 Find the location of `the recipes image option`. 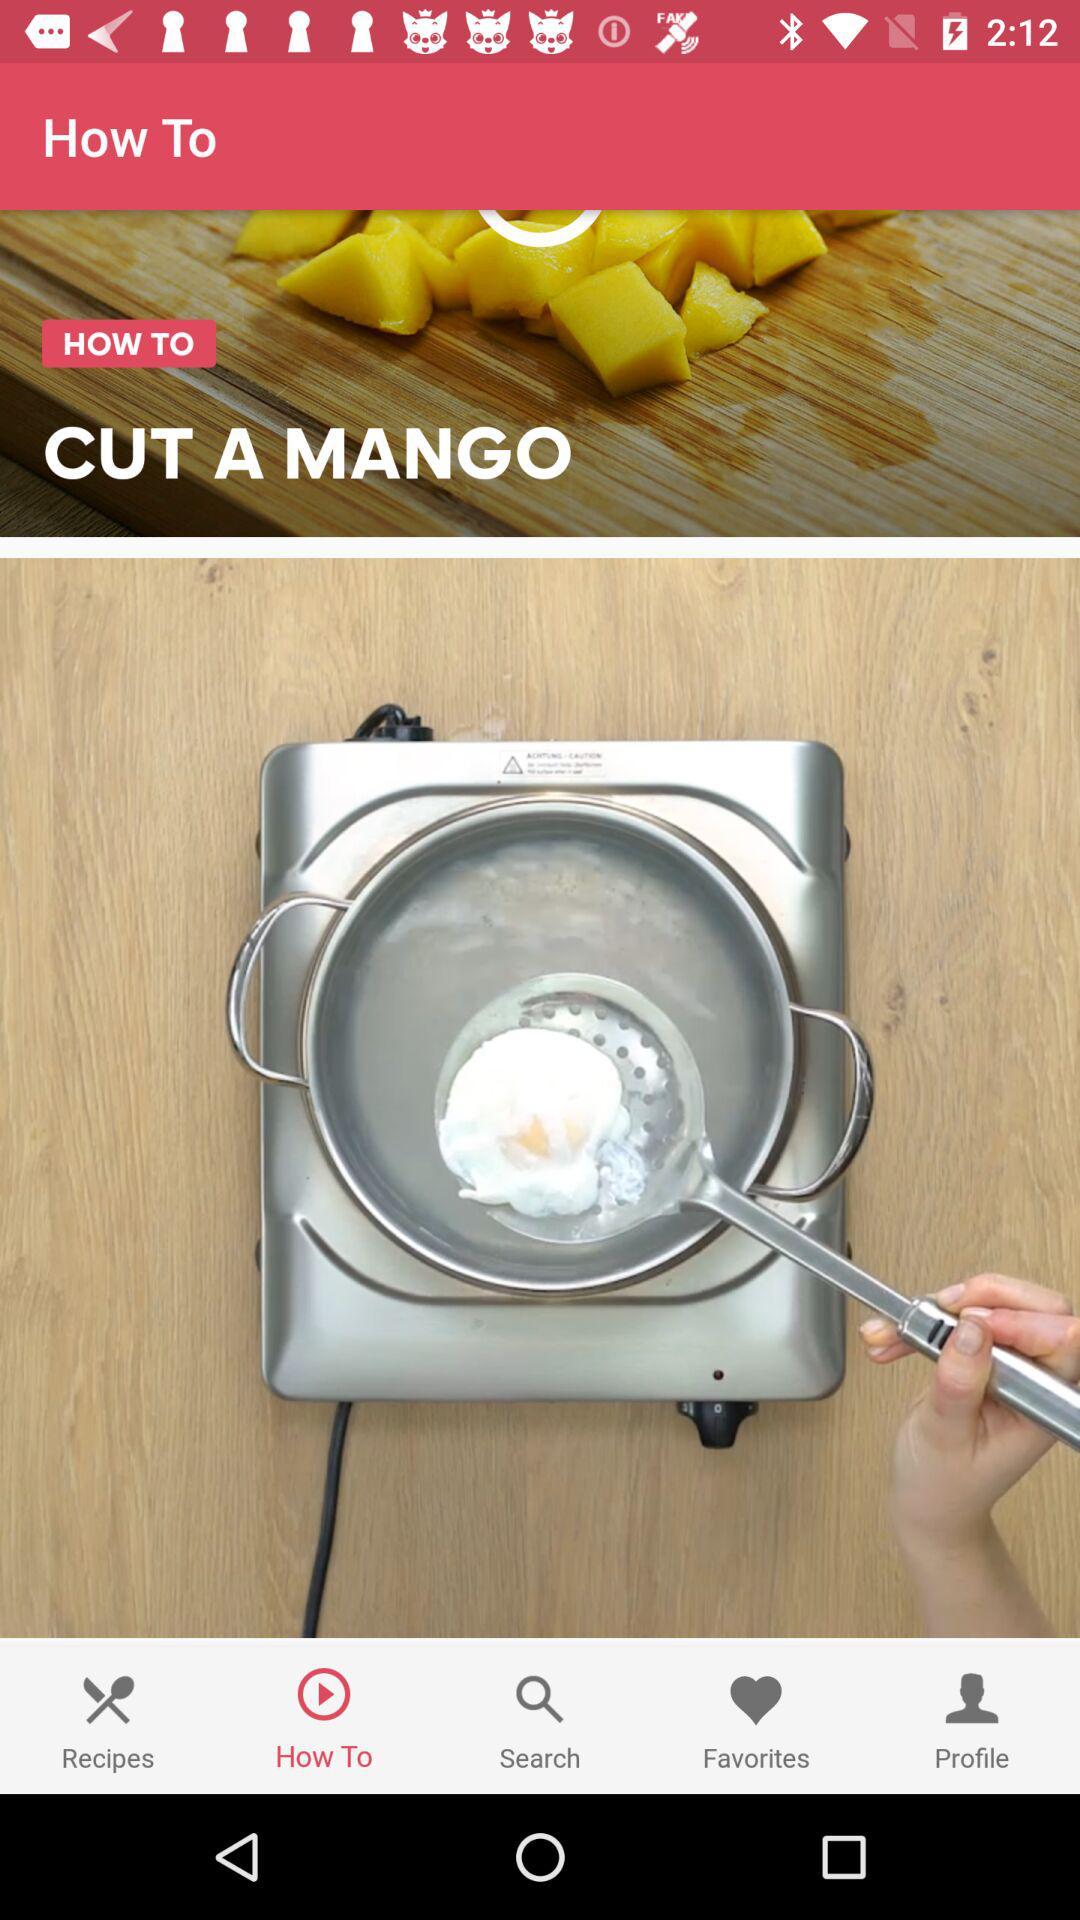

the recipes image option is located at coordinates (108, 1698).